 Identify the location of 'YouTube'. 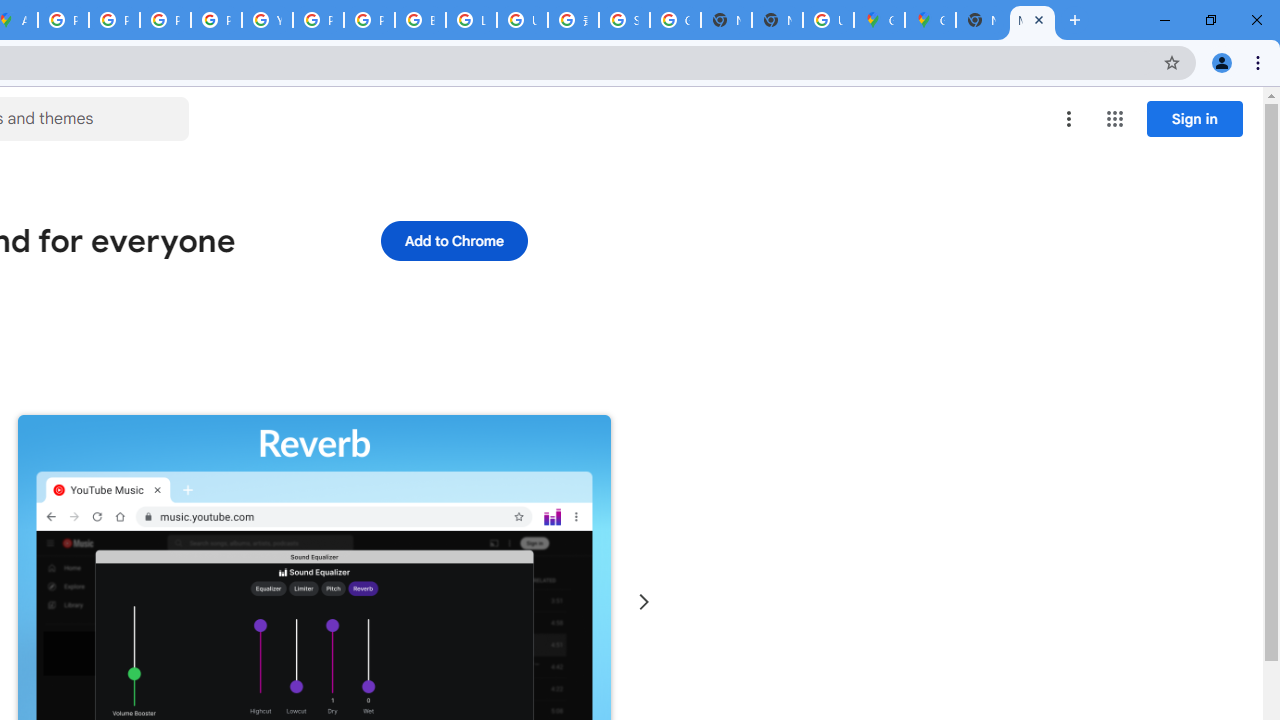
(266, 20).